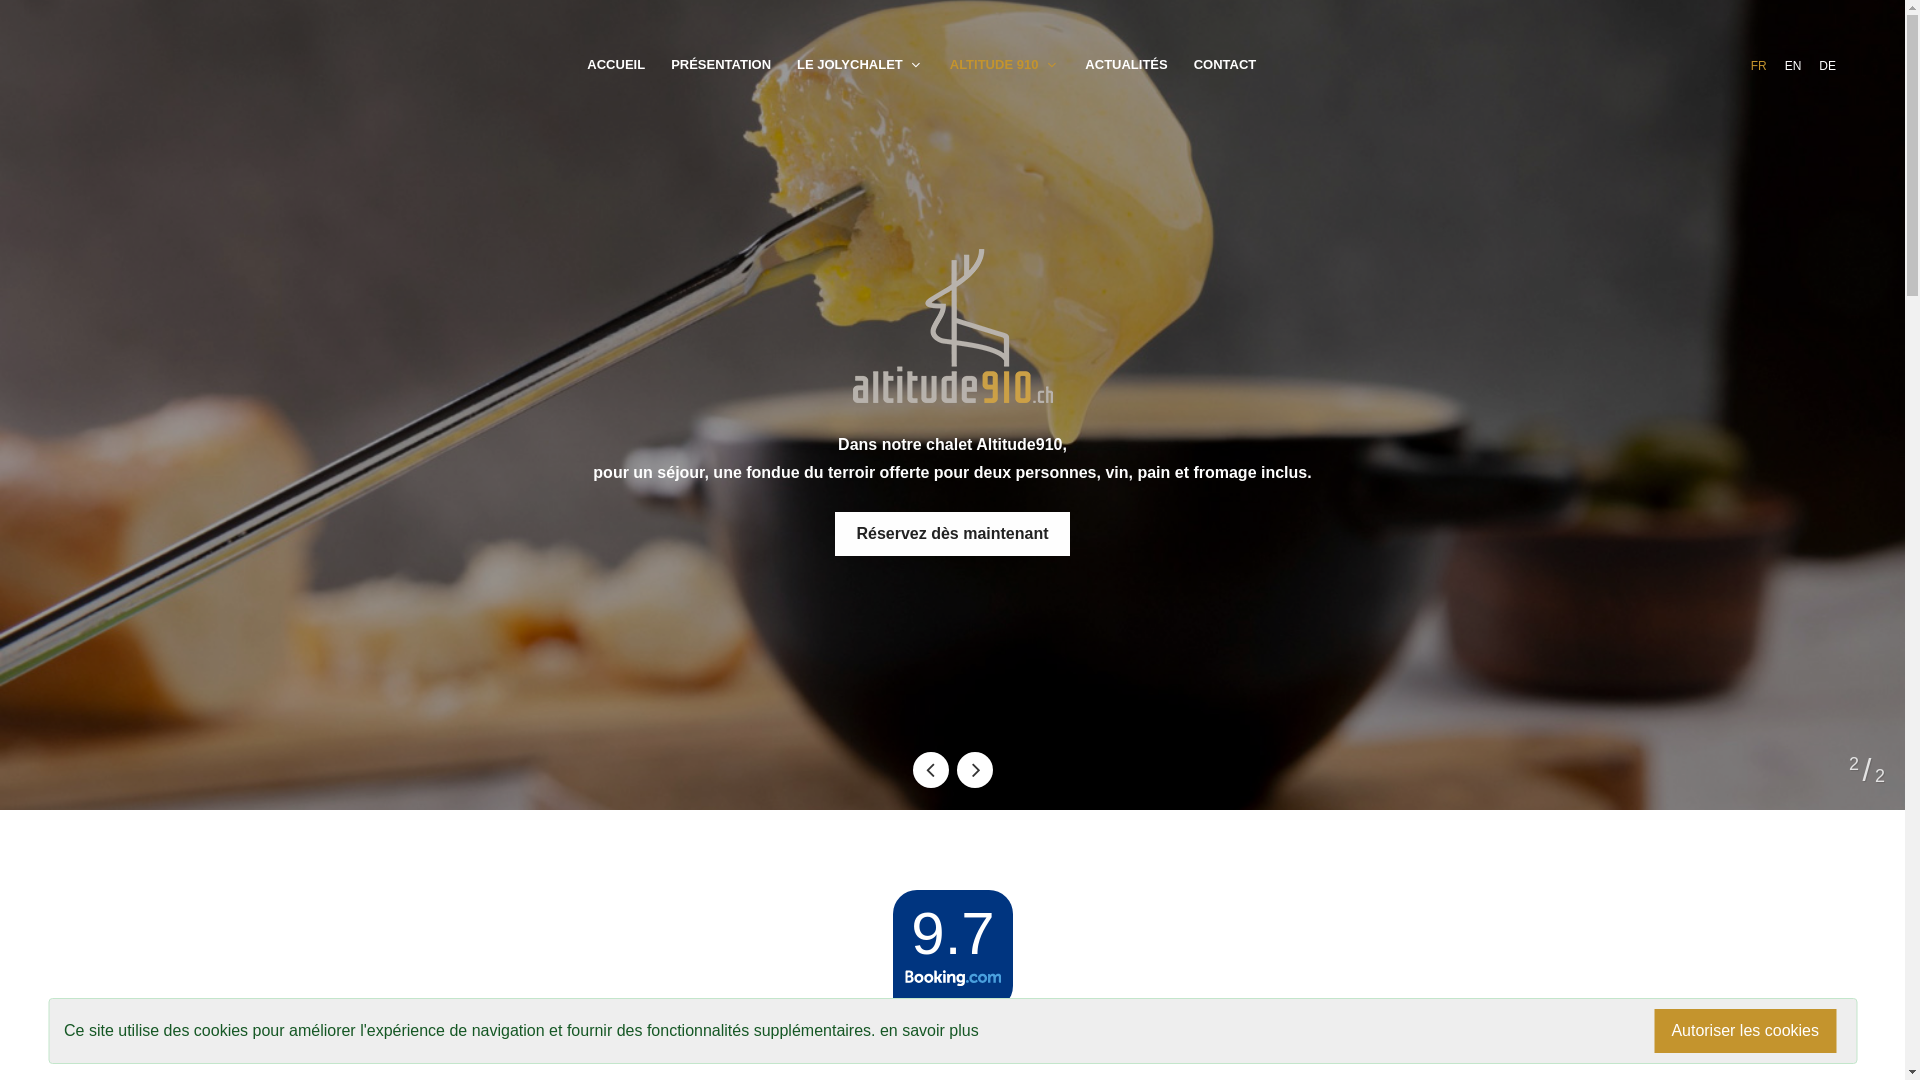 The height and width of the screenshot is (1080, 1920). Describe the element at coordinates (860, 64) in the screenshot. I see `'LE JOLYCHALET'` at that location.